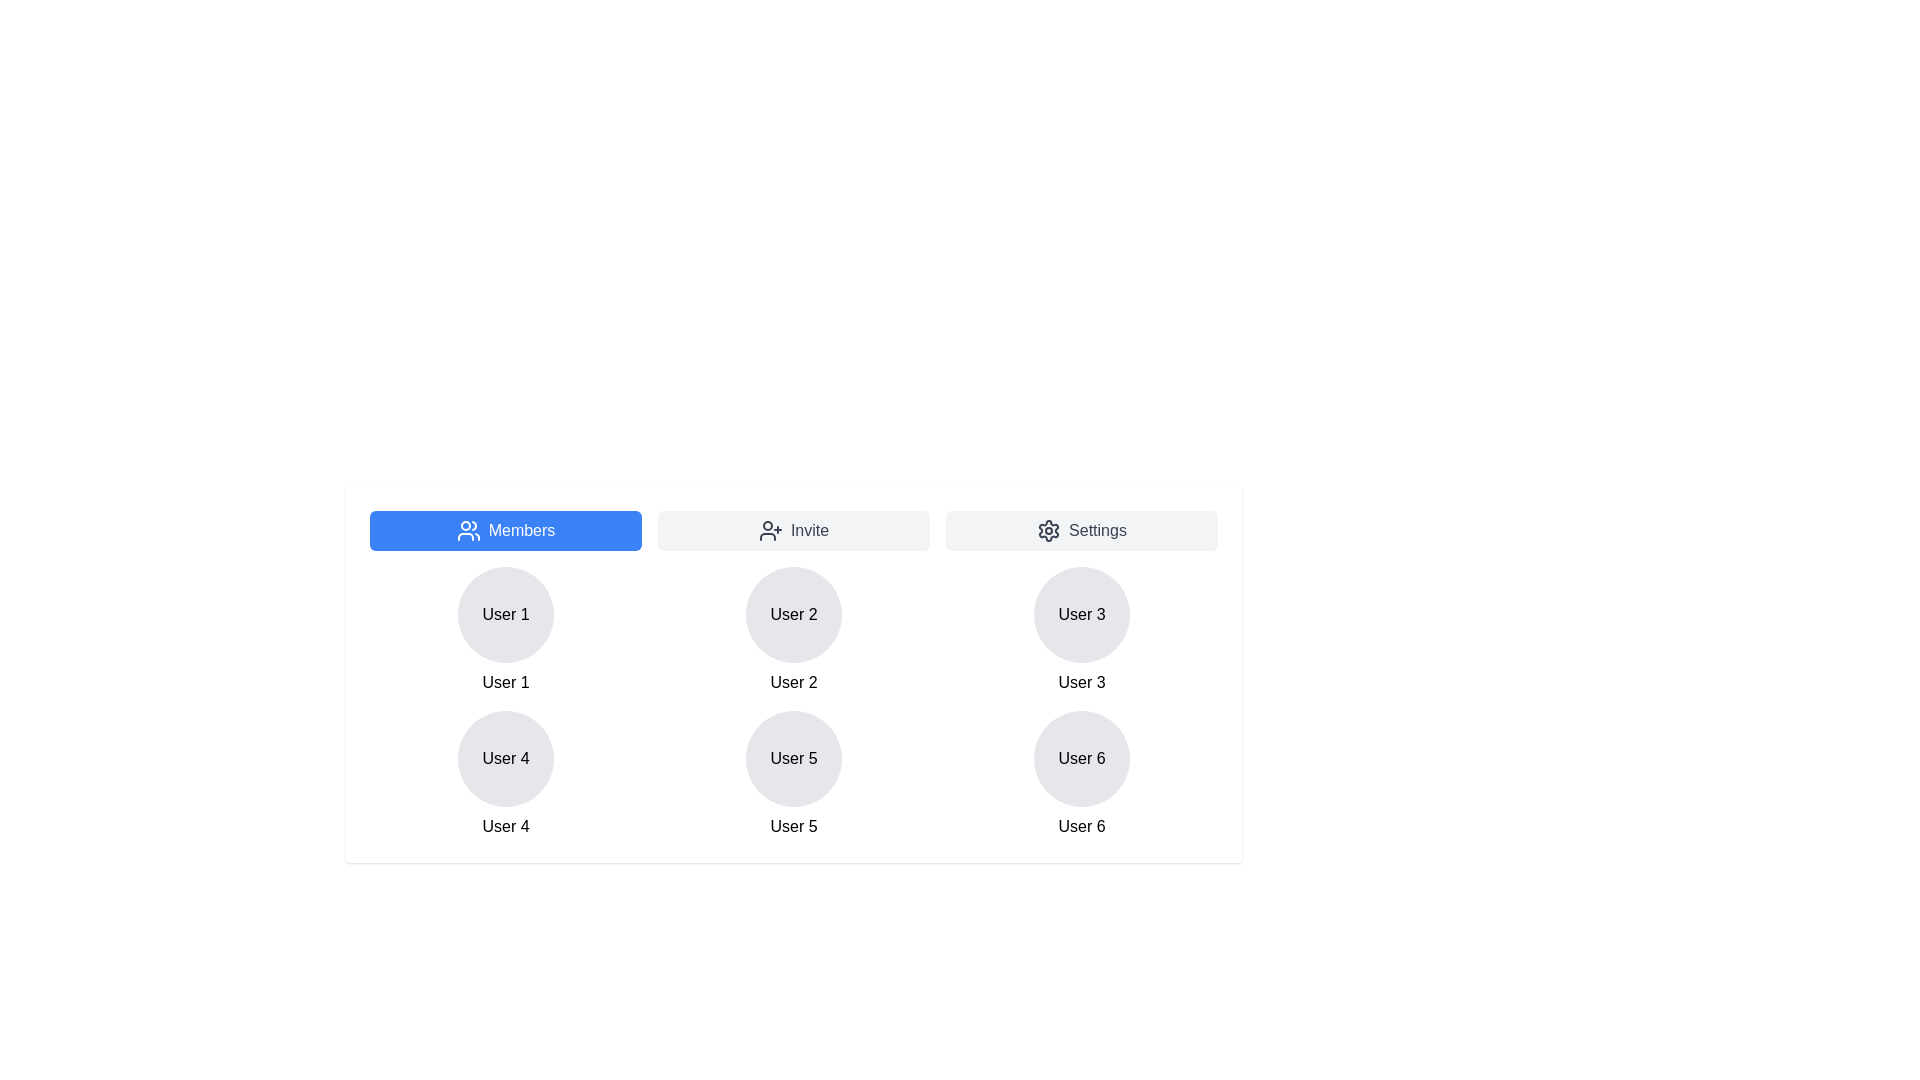  Describe the element at coordinates (792, 826) in the screenshot. I see `text label displaying 'User 5' located below the circular grey avatar in the middle column of the grid layout` at that location.